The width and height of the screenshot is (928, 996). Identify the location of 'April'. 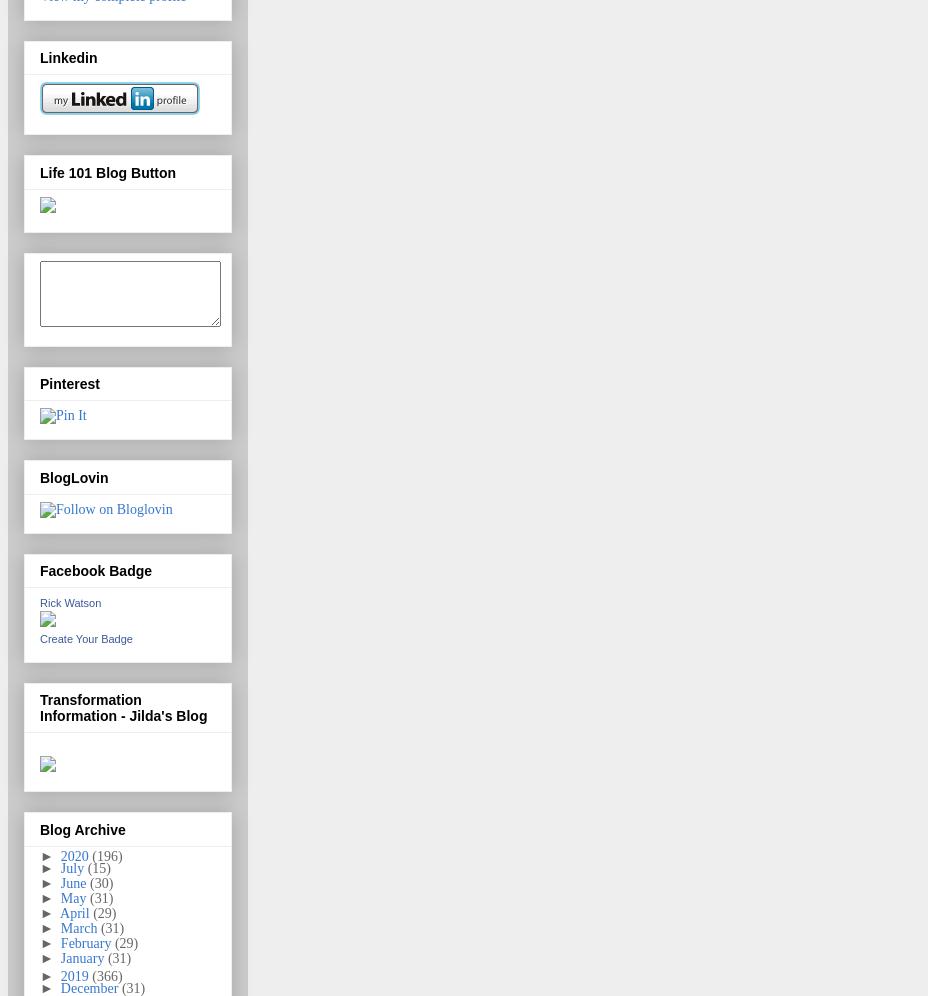
(59, 911).